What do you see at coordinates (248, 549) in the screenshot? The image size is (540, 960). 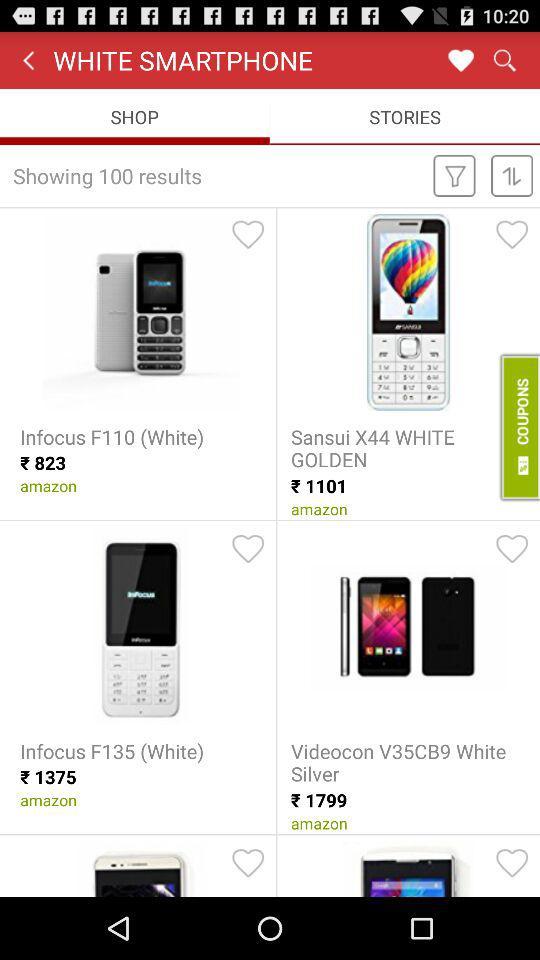 I see `favourite icon above infocus f135white` at bounding box center [248, 549].